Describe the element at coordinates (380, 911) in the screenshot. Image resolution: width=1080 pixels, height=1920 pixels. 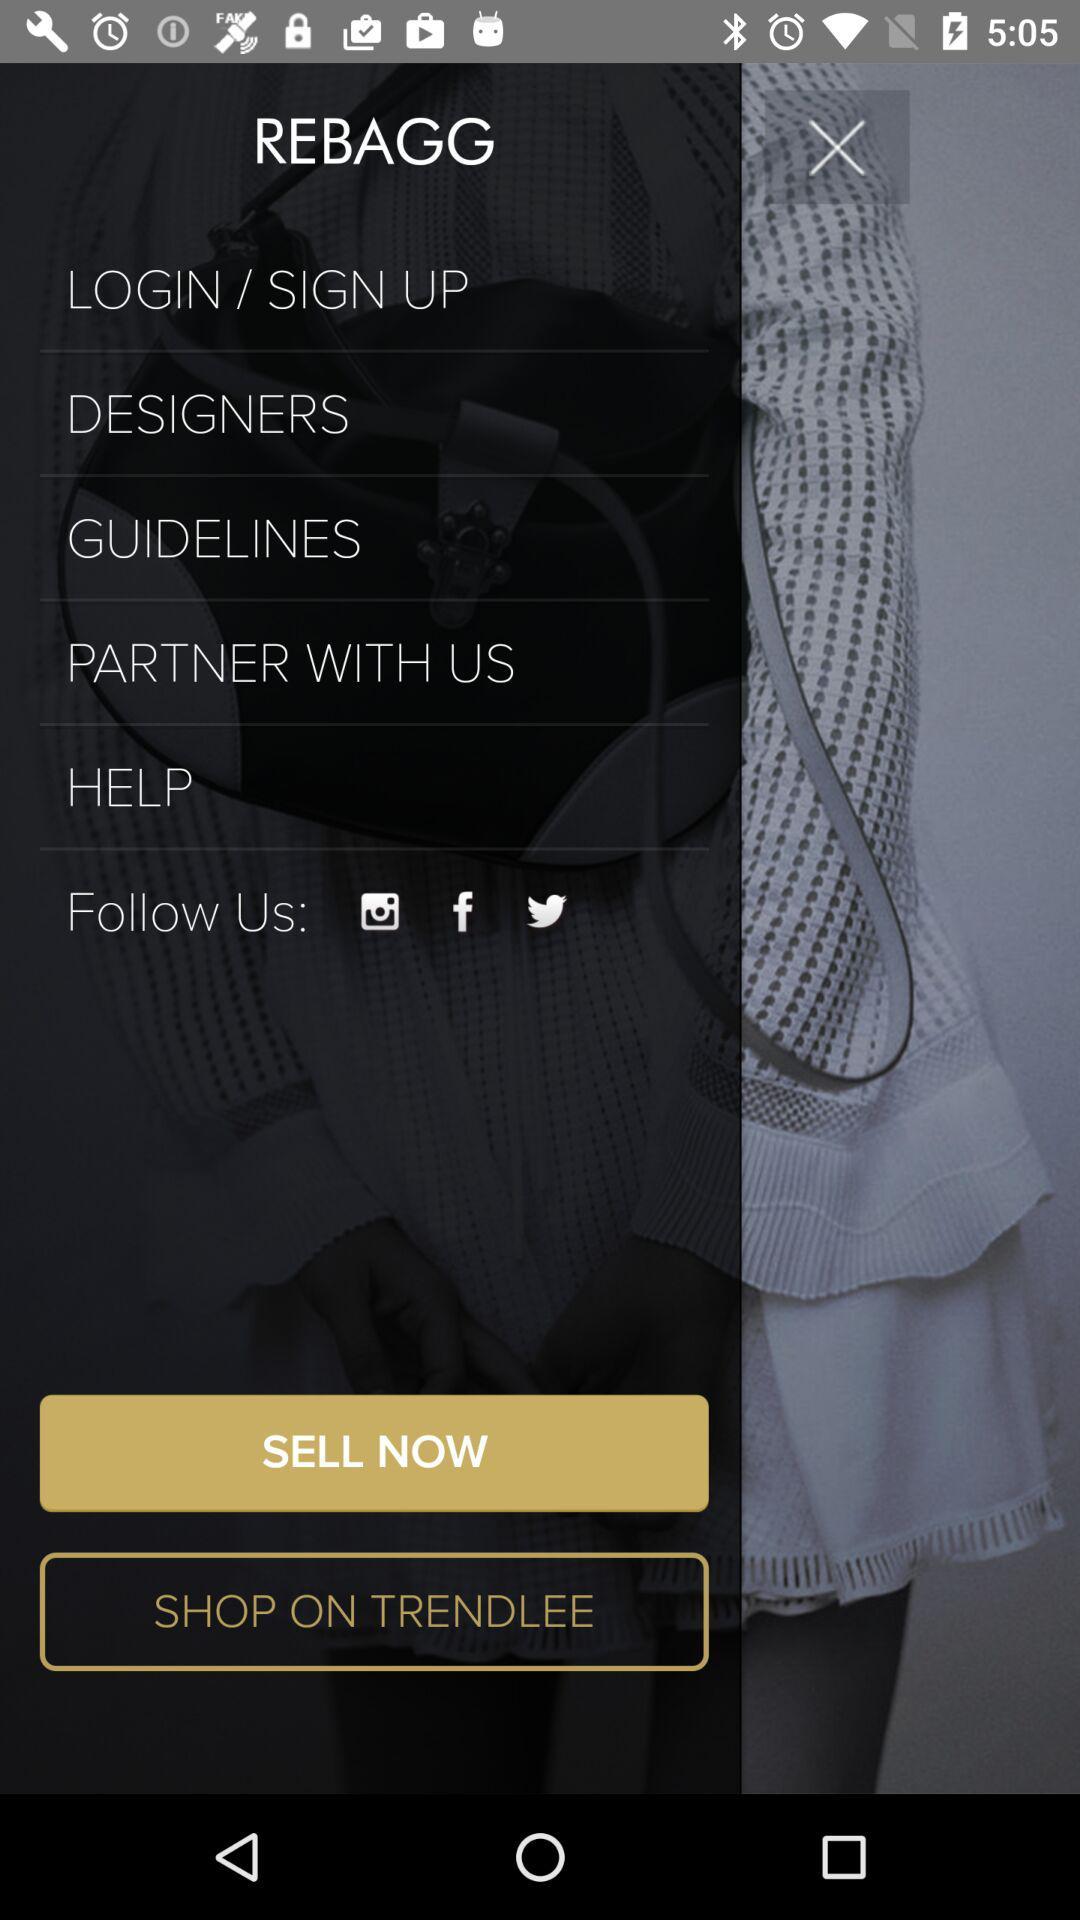
I see `instagram` at that location.